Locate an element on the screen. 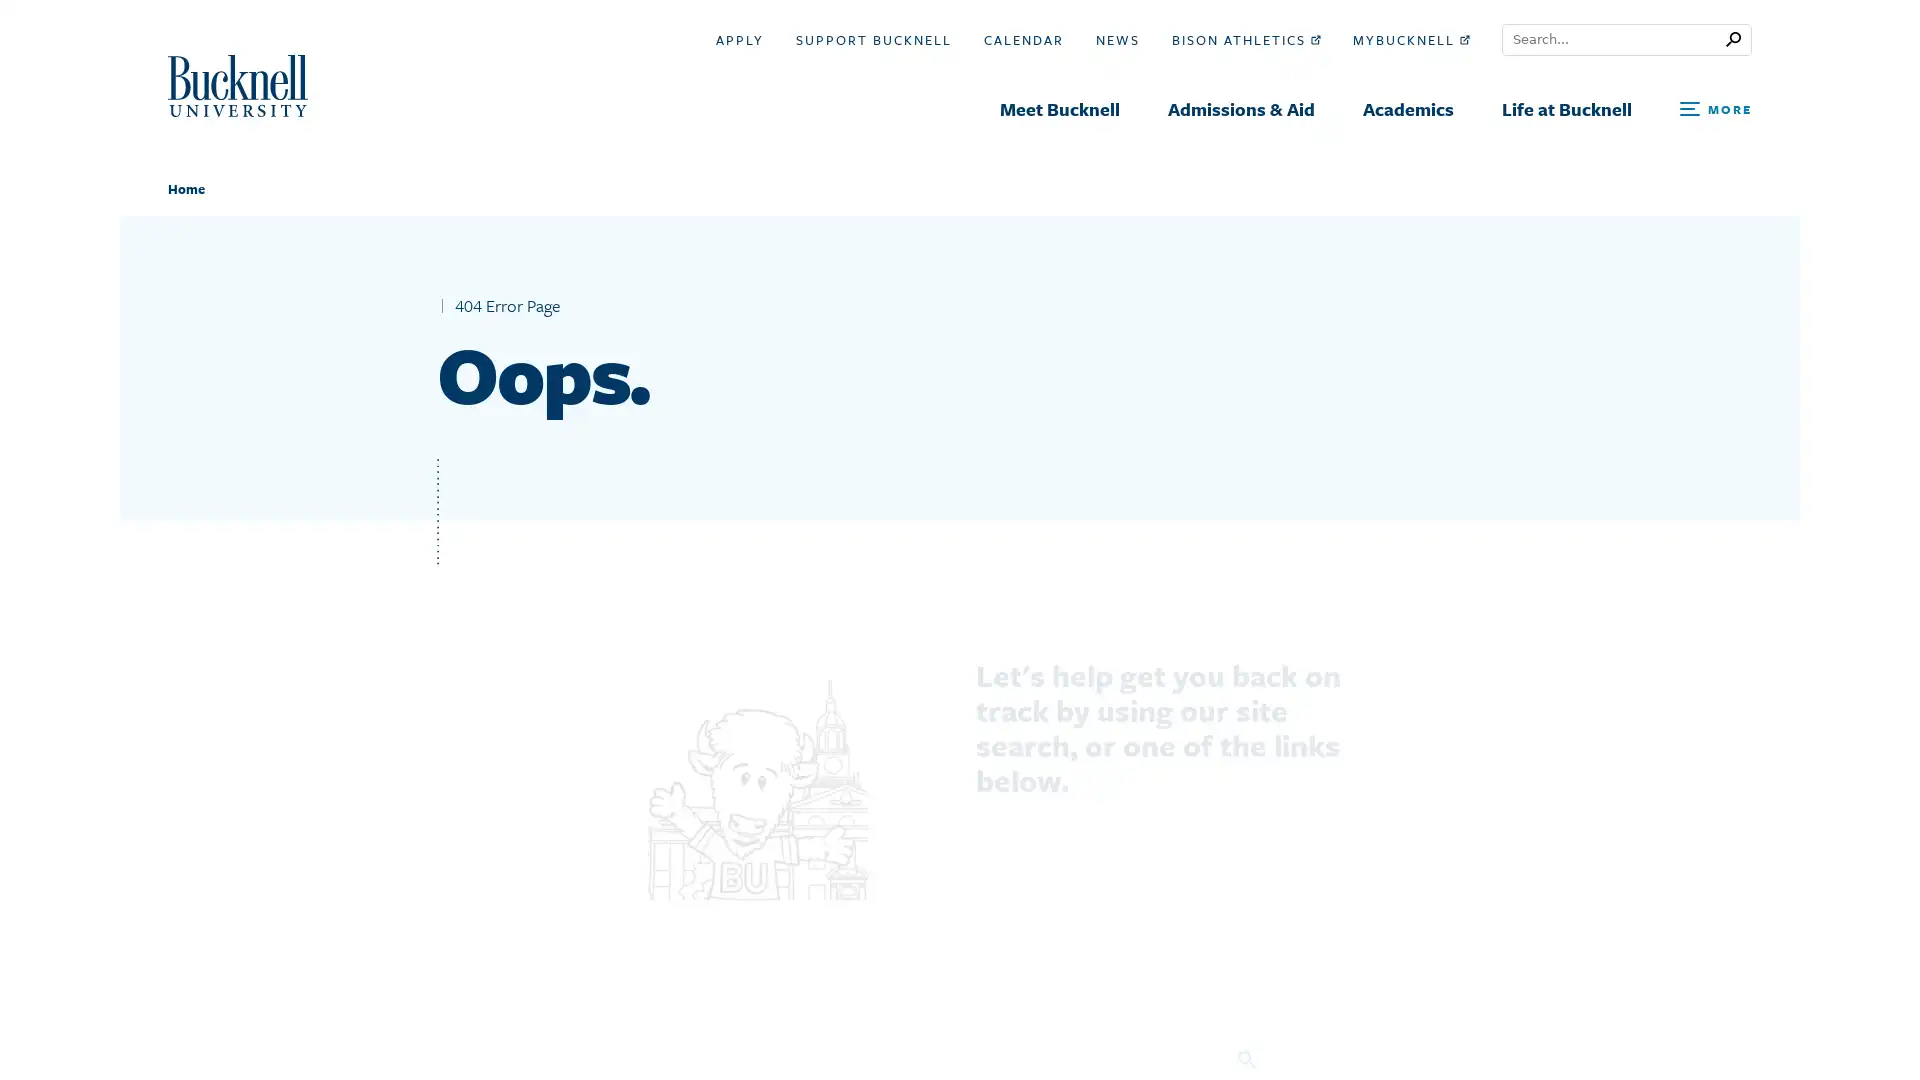 Image resolution: width=1920 pixels, height=1080 pixels. Submit is located at coordinates (1737, 39).